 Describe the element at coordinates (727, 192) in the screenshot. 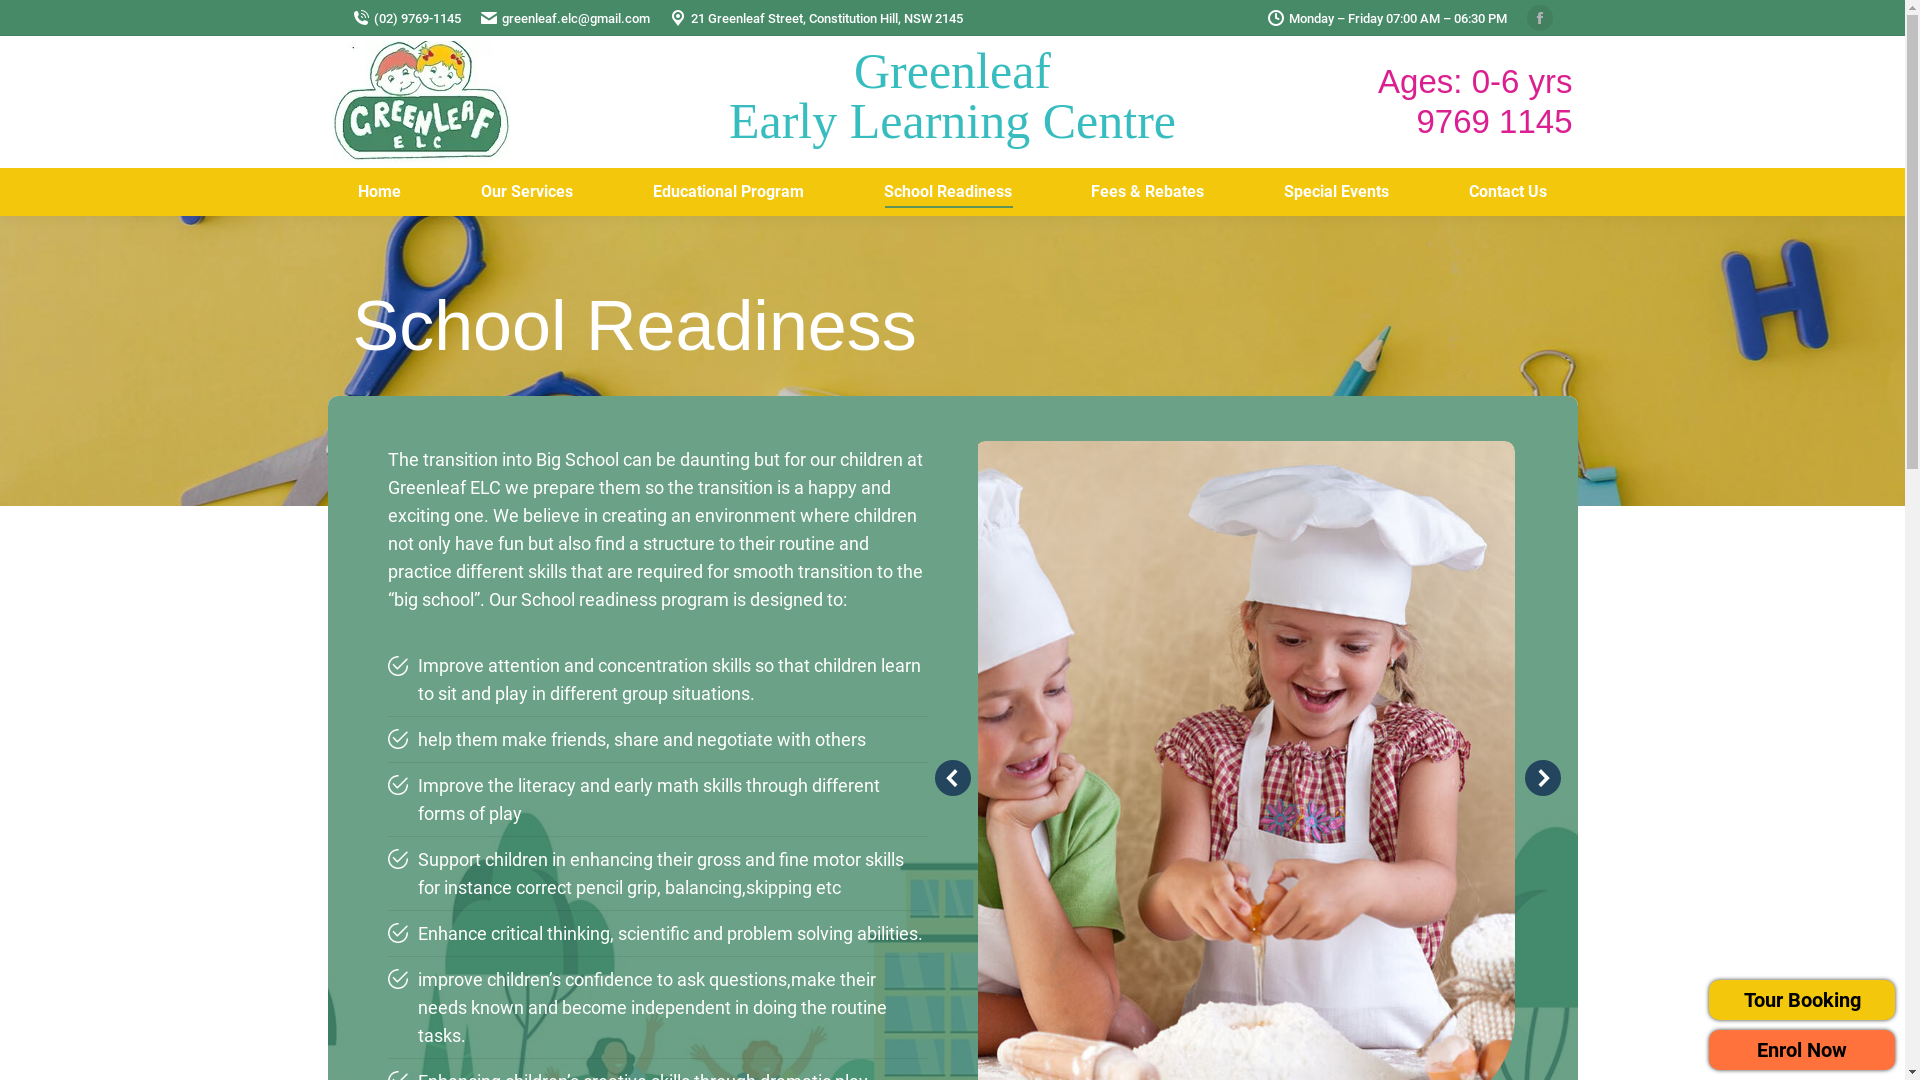

I see `'Educational Program'` at that location.